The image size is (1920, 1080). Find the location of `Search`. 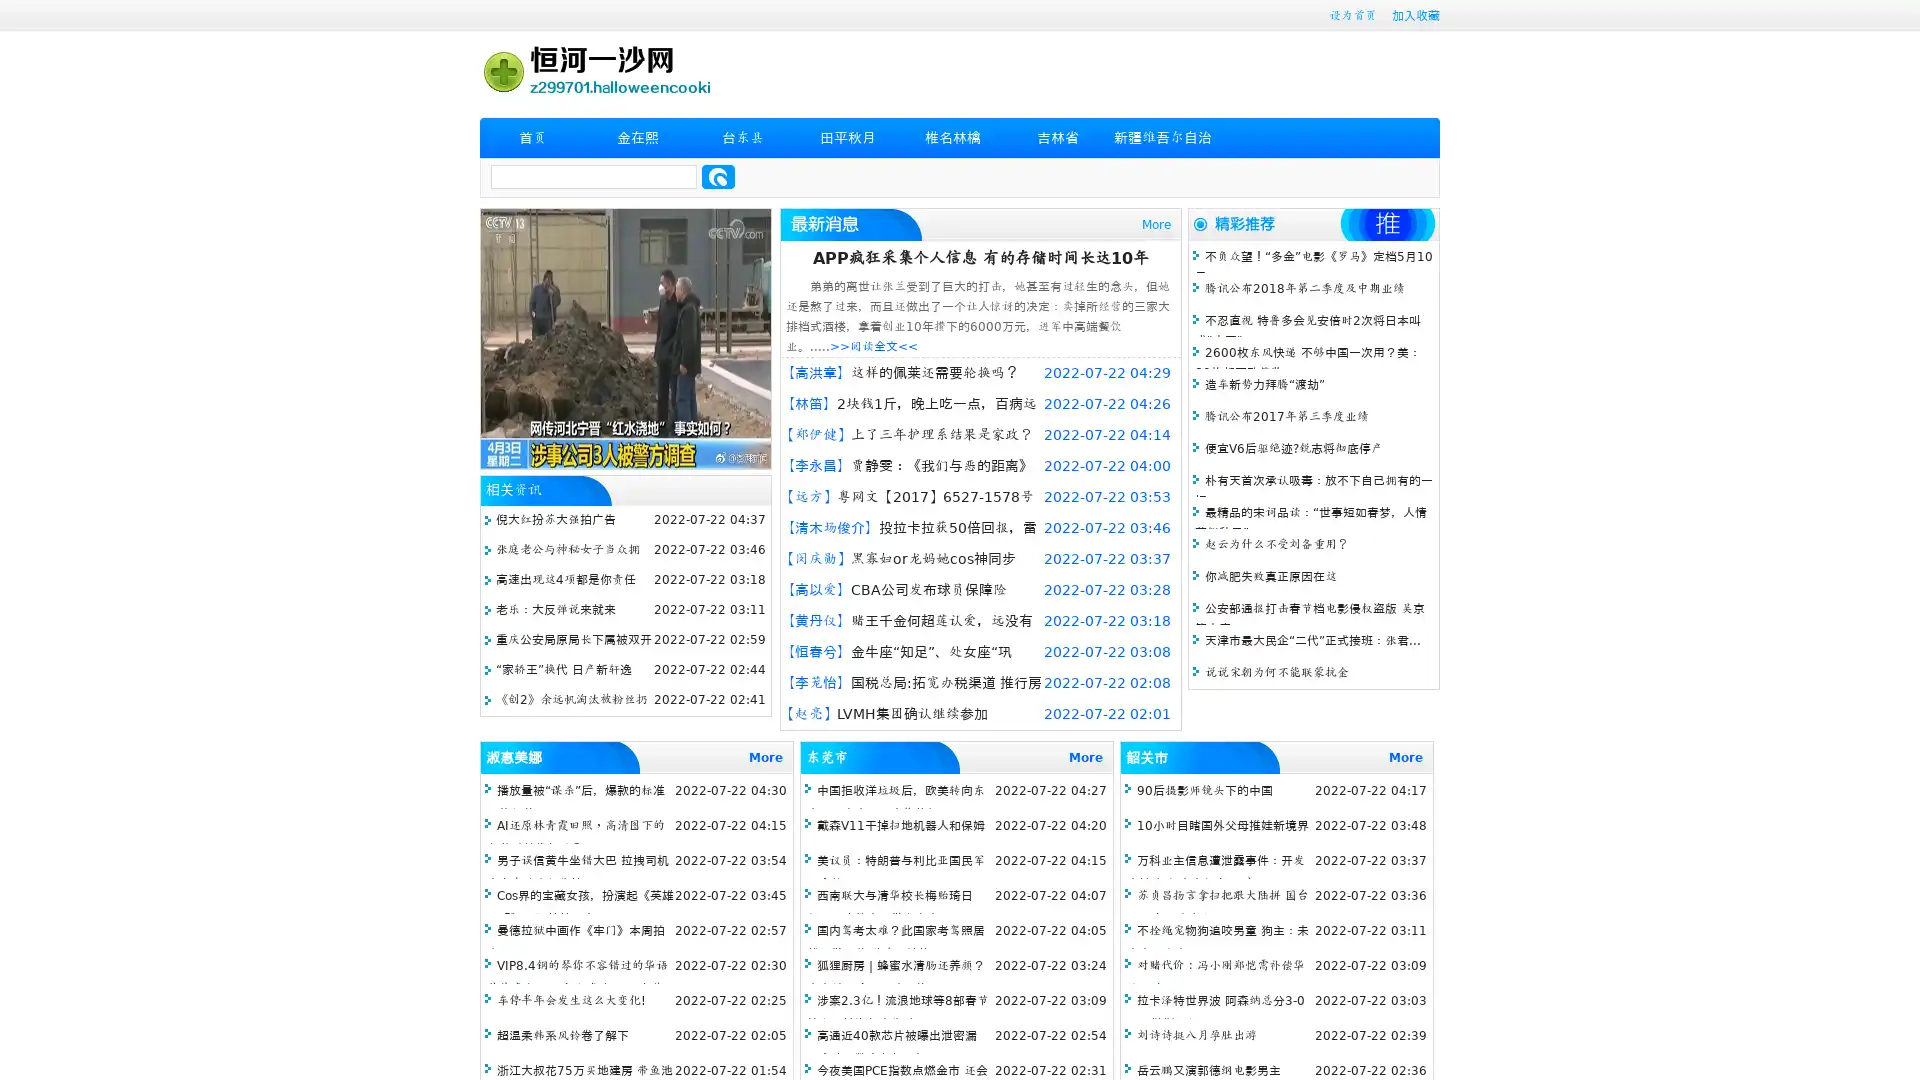

Search is located at coordinates (718, 176).